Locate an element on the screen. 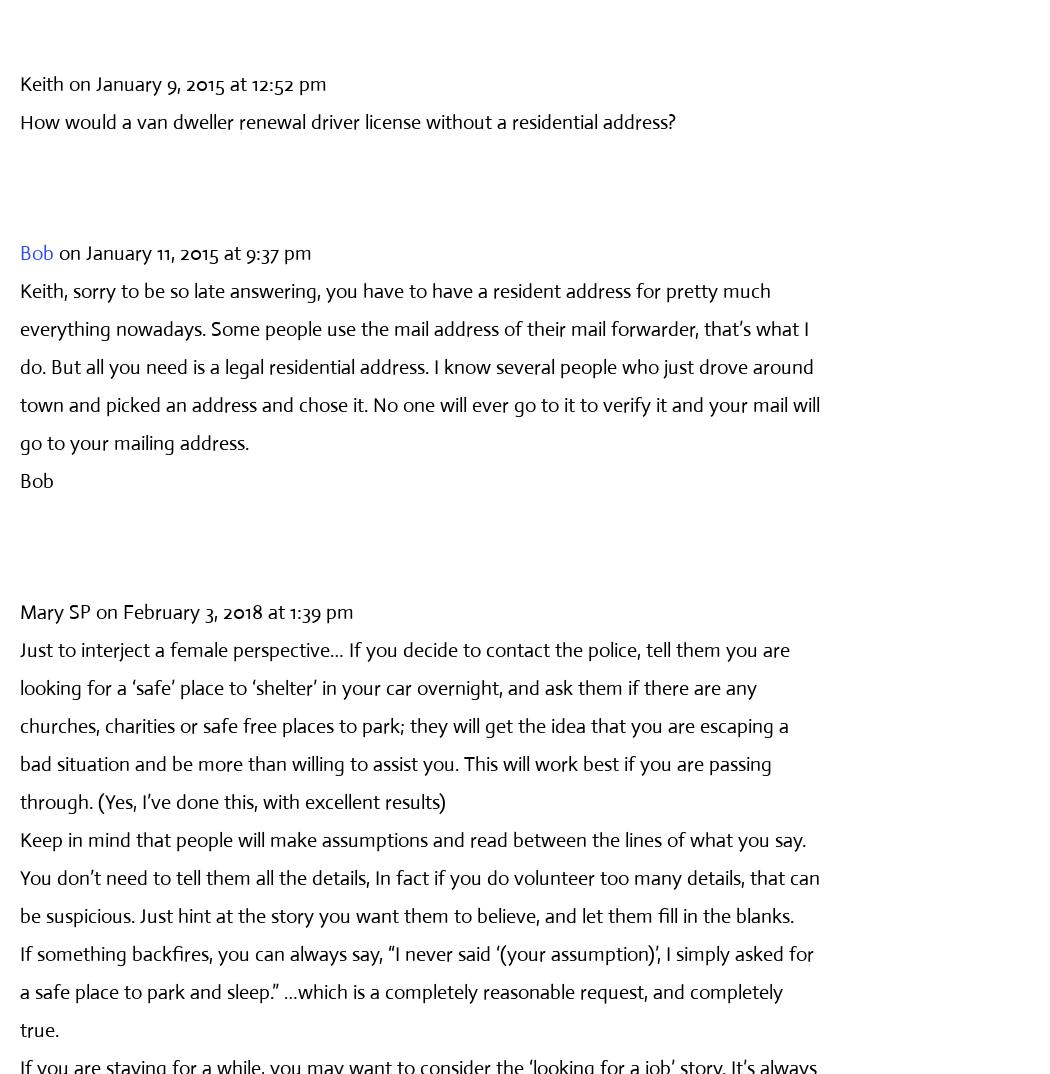  'If something backfires, you can always say, “I never said ‘(your assumption)’, I simply asked for a safe place to park and sleep.” …which is a completely reasonable request, and completely true.' is located at coordinates (415, 990).